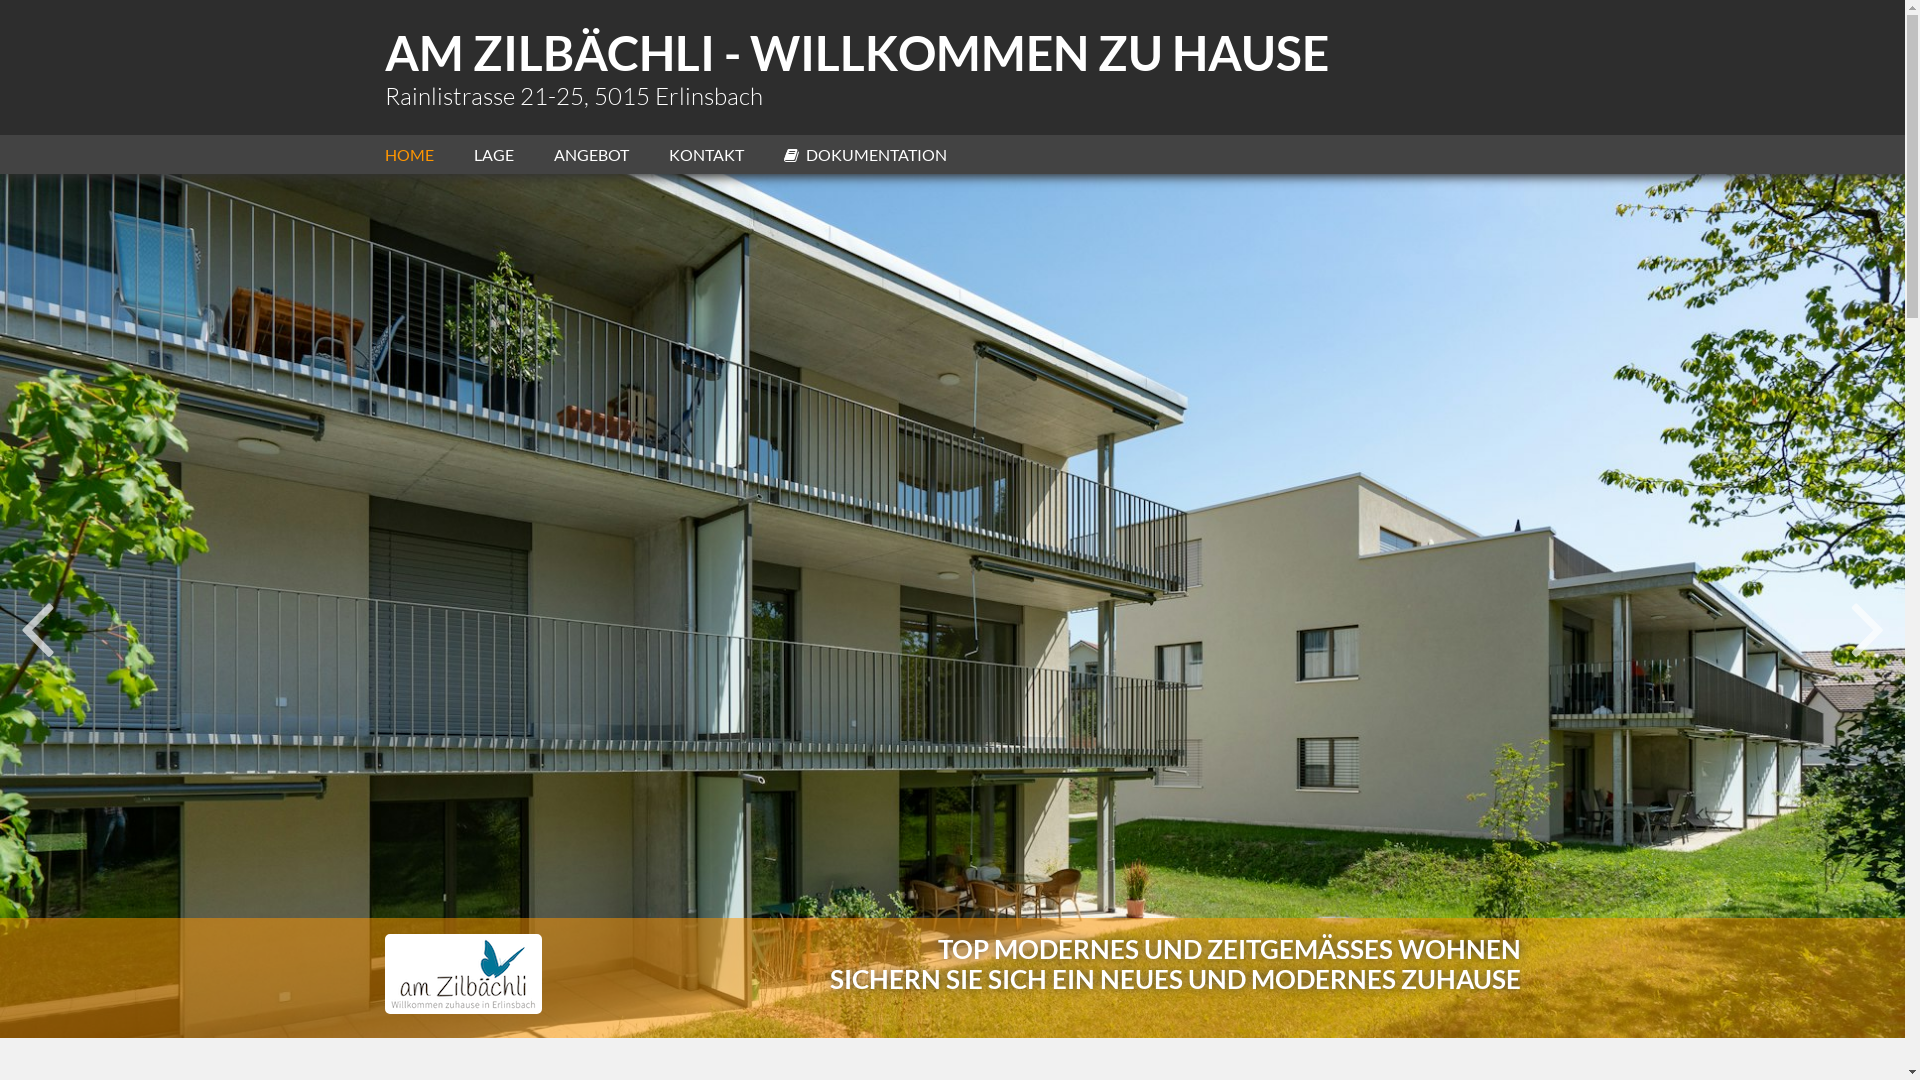  What do you see at coordinates (473, 153) in the screenshot?
I see `'LAGE'` at bounding box center [473, 153].